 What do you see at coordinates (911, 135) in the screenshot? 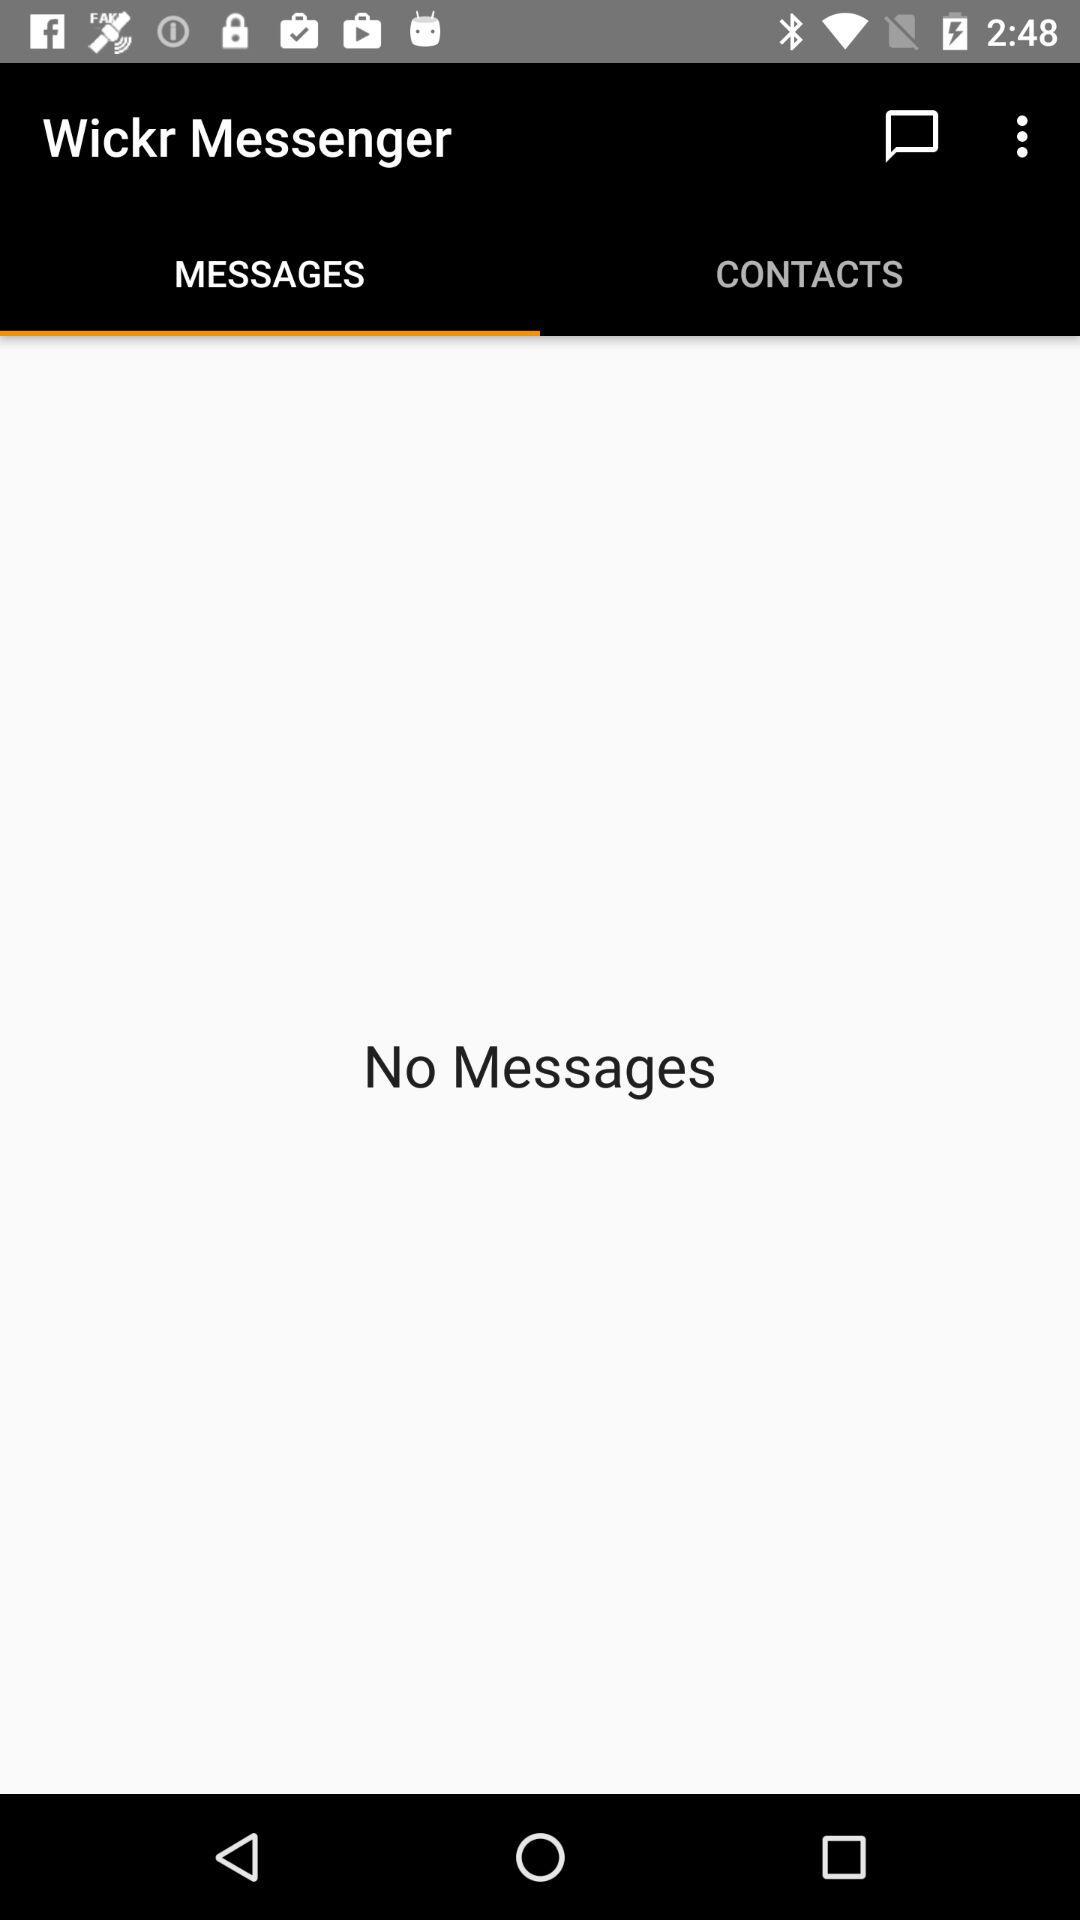
I see `app to the right of the wickr messenger item` at bounding box center [911, 135].